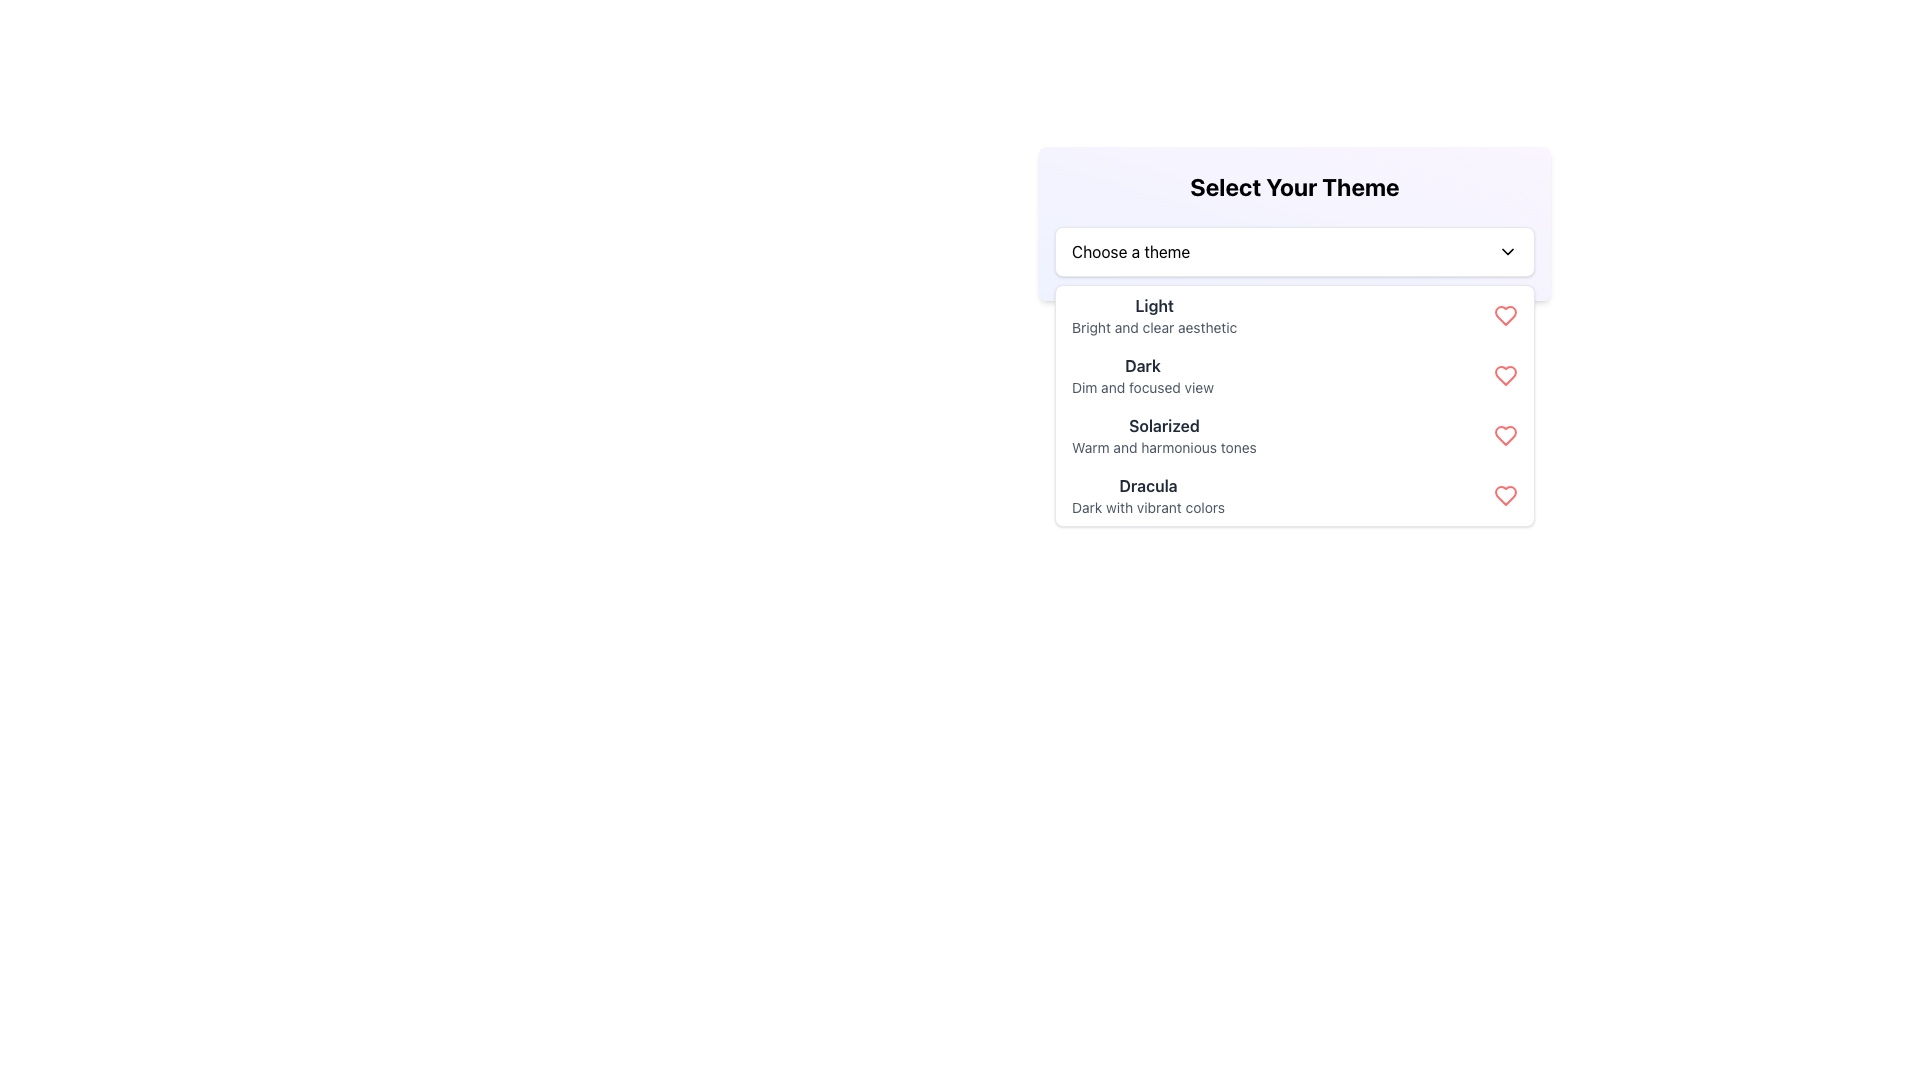 This screenshot has height=1080, width=1920. What do you see at coordinates (1154, 315) in the screenshot?
I see `the first List Item in the dropdown section titled 'Select Your Theme', which displays bold text 'Light' and lighter text 'Bright and clear aesthetic'` at bounding box center [1154, 315].